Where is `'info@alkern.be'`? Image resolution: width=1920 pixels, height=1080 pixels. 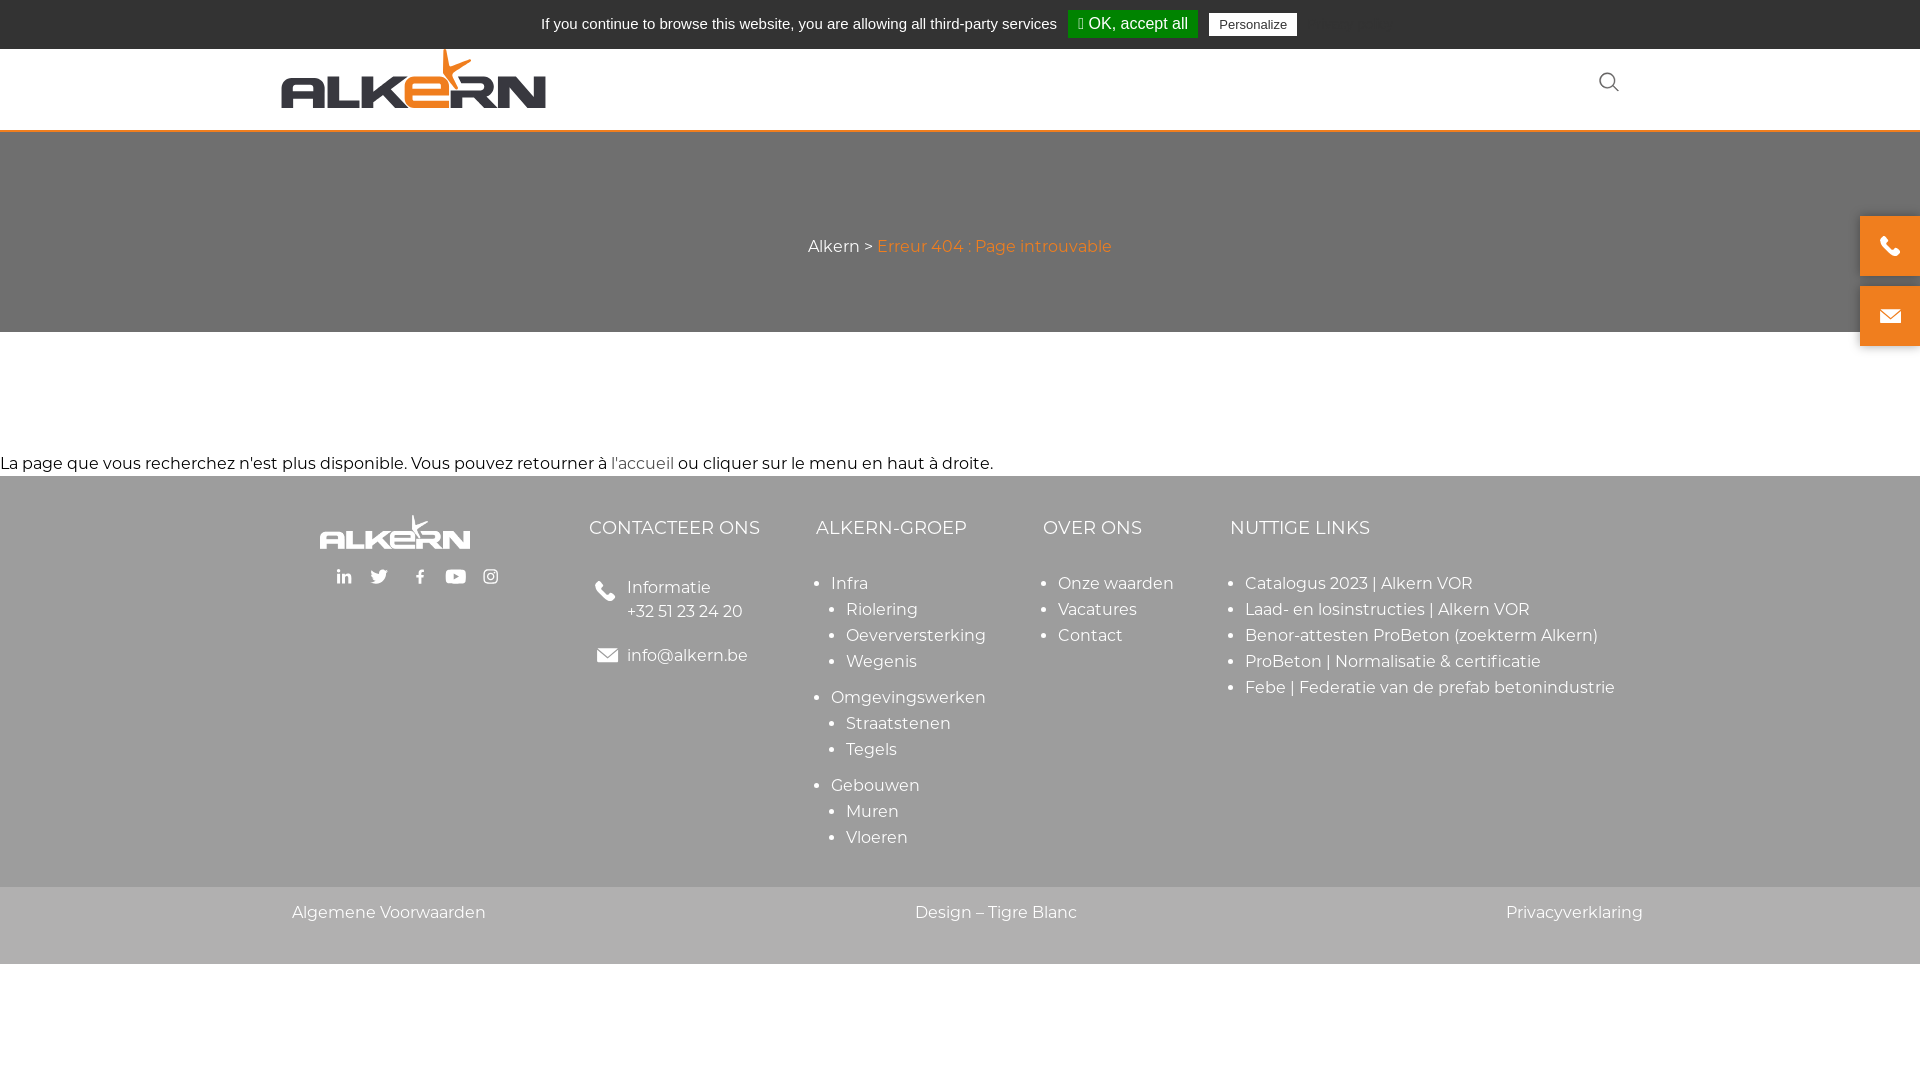
'info@alkern.be' is located at coordinates (687, 655).